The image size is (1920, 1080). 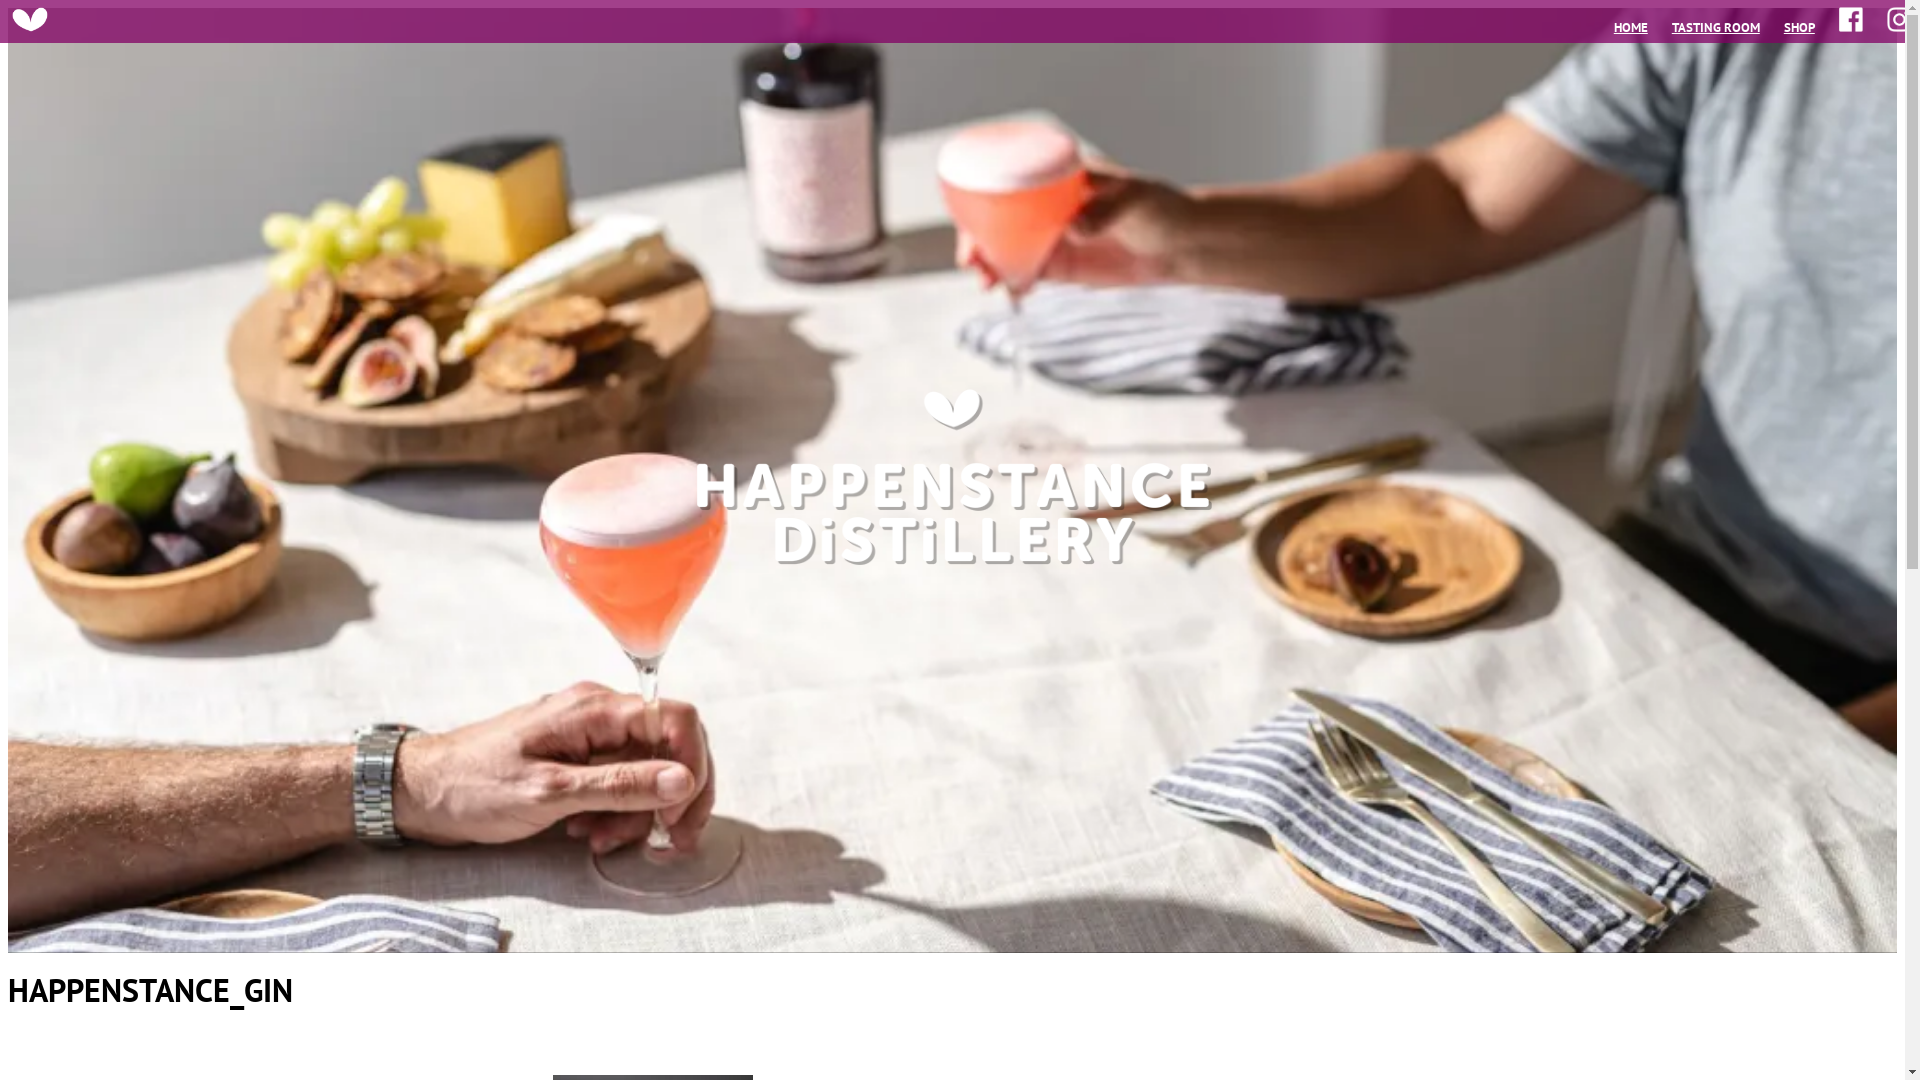 I want to click on 'SHOP', so click(x=1799, y=27).